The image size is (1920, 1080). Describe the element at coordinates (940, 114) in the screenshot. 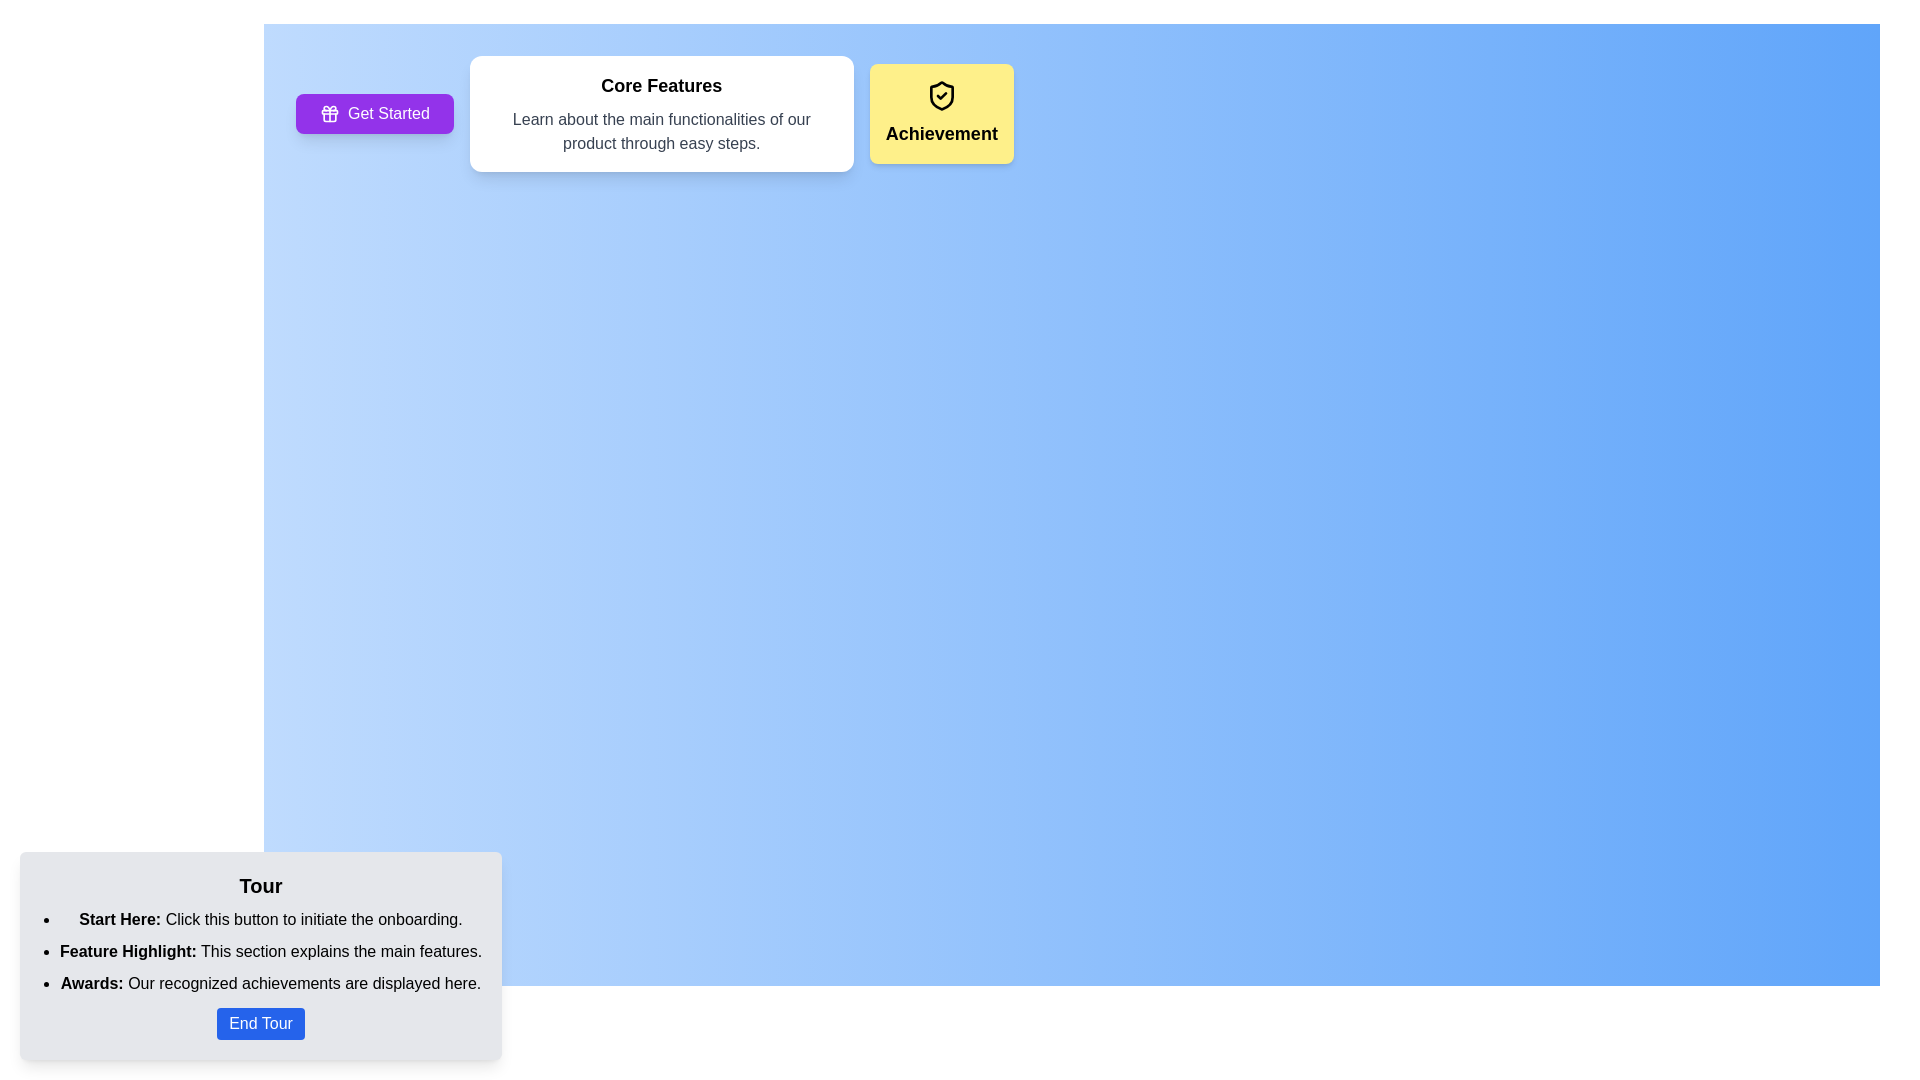

I see `the Card element that serves as a visual indicator for achievements, located to the right of the 'Core Features' card and vertically centered in its row` at that location.